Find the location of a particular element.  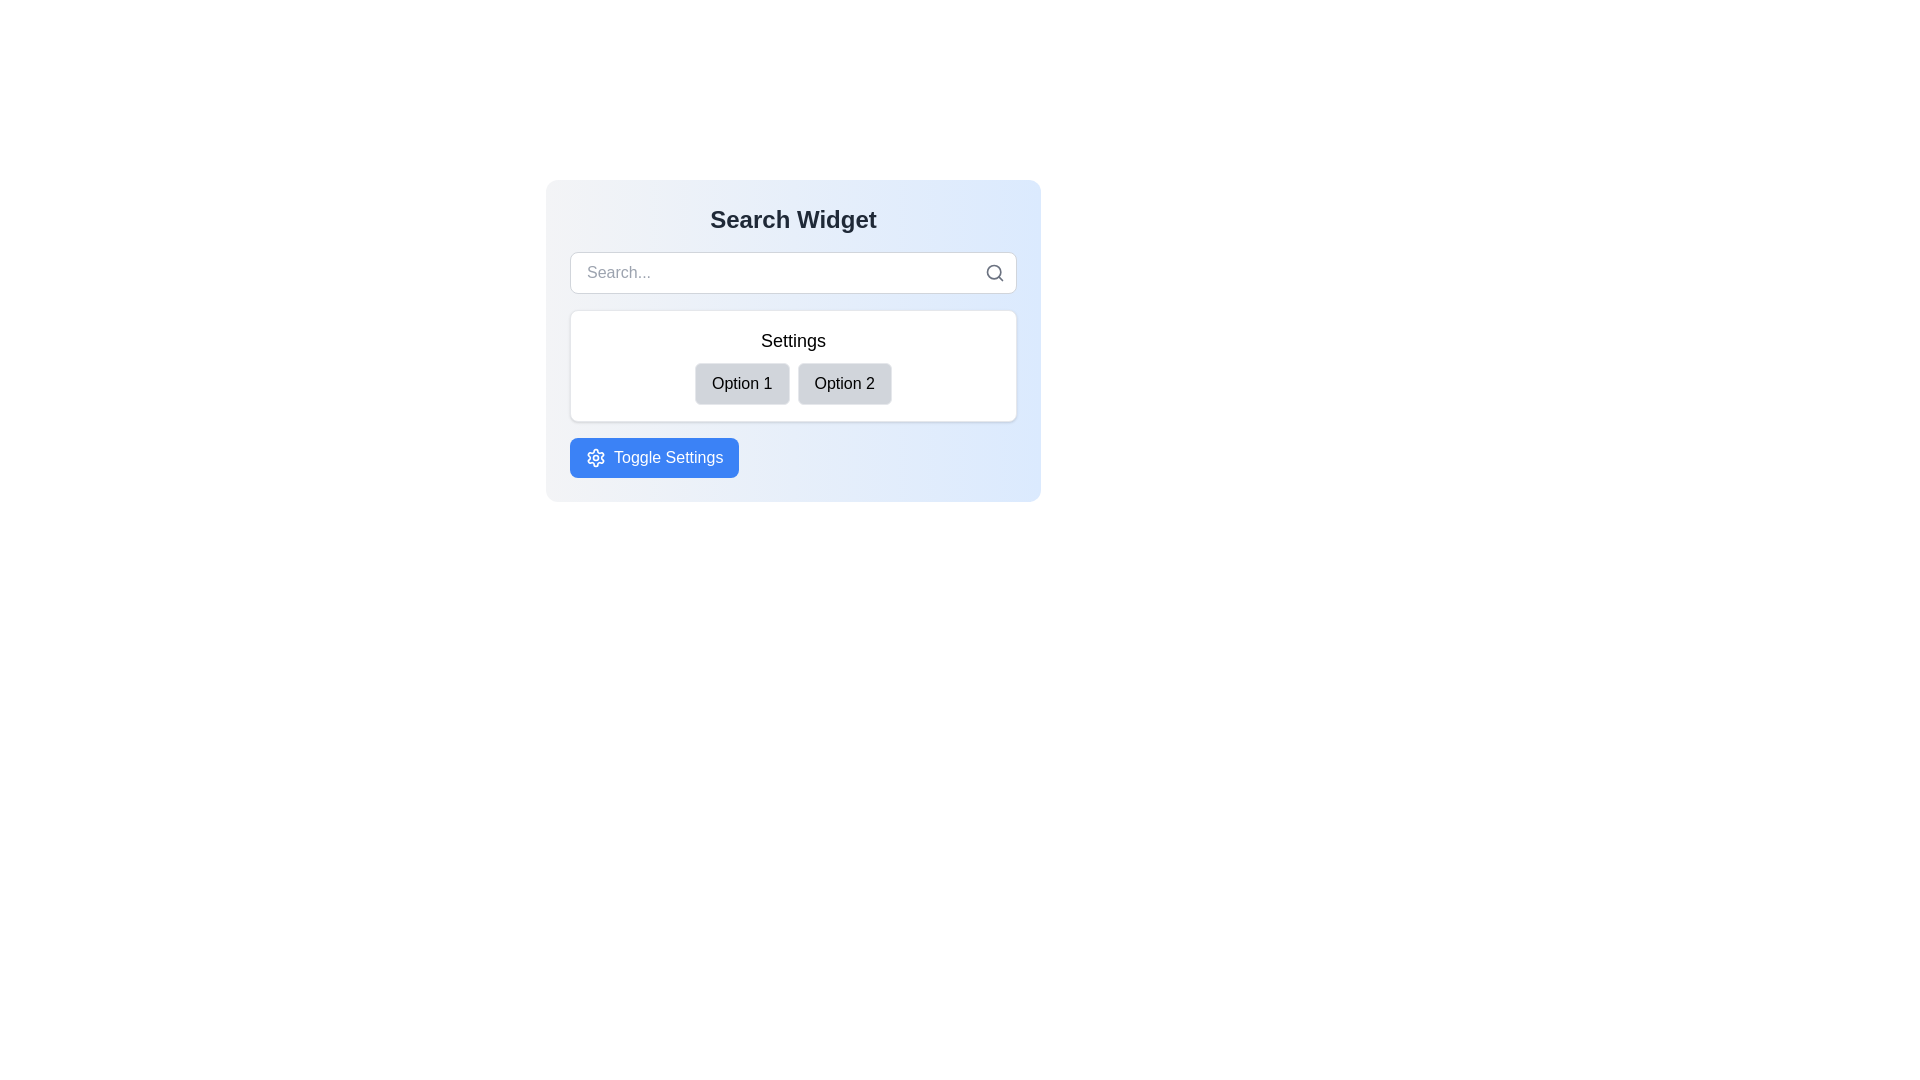

the toggle button located below 'Option 1' and 'Option 2' is located at coordinates (654, 458).